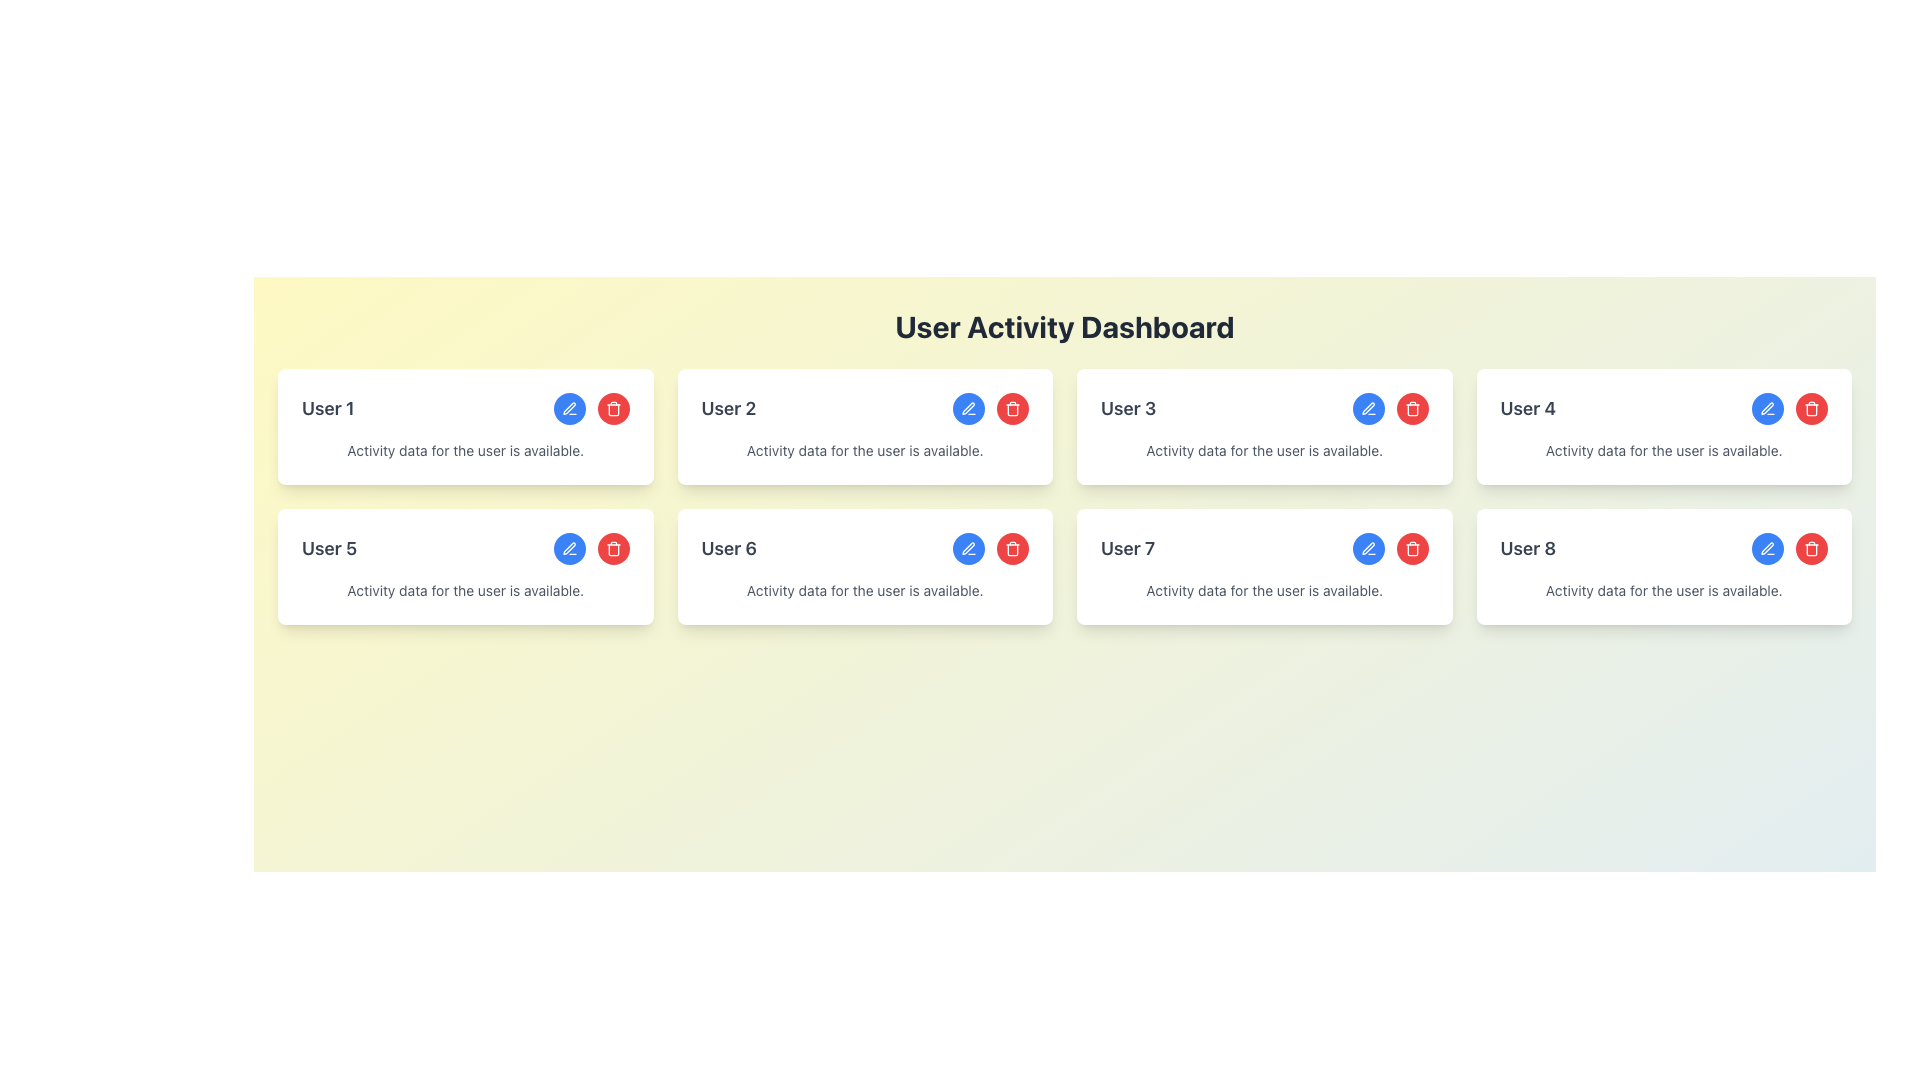 This screenshot has width=1920, height=1080. What do you see at coordinates (1811, 548) in the screenshot?
I see `the delete button located at the top right corner of the user activity card for 'User 8'` at bounding box center [1811, 548].